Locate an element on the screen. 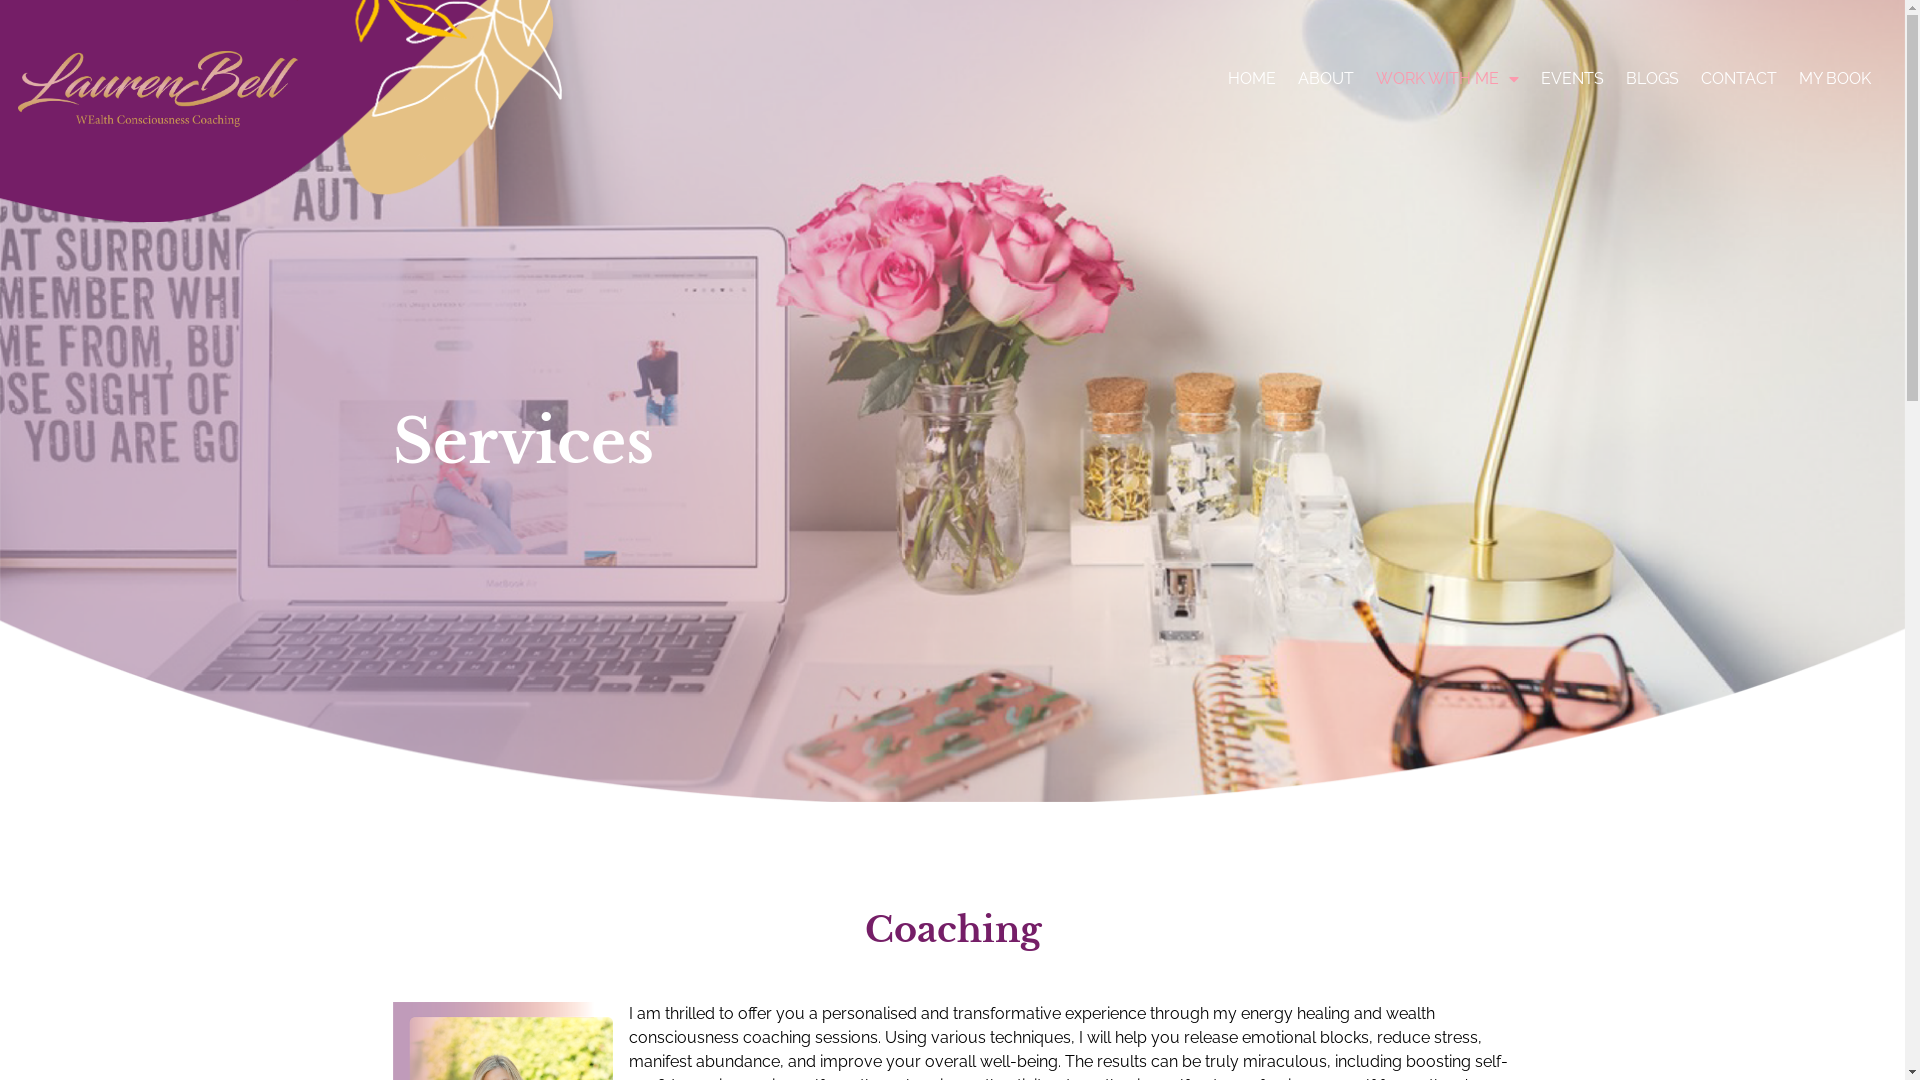 Image resolution: width=1920 pixels, height=1080 pixels. 'CONTACT' is located at coordinates (1737, 77).